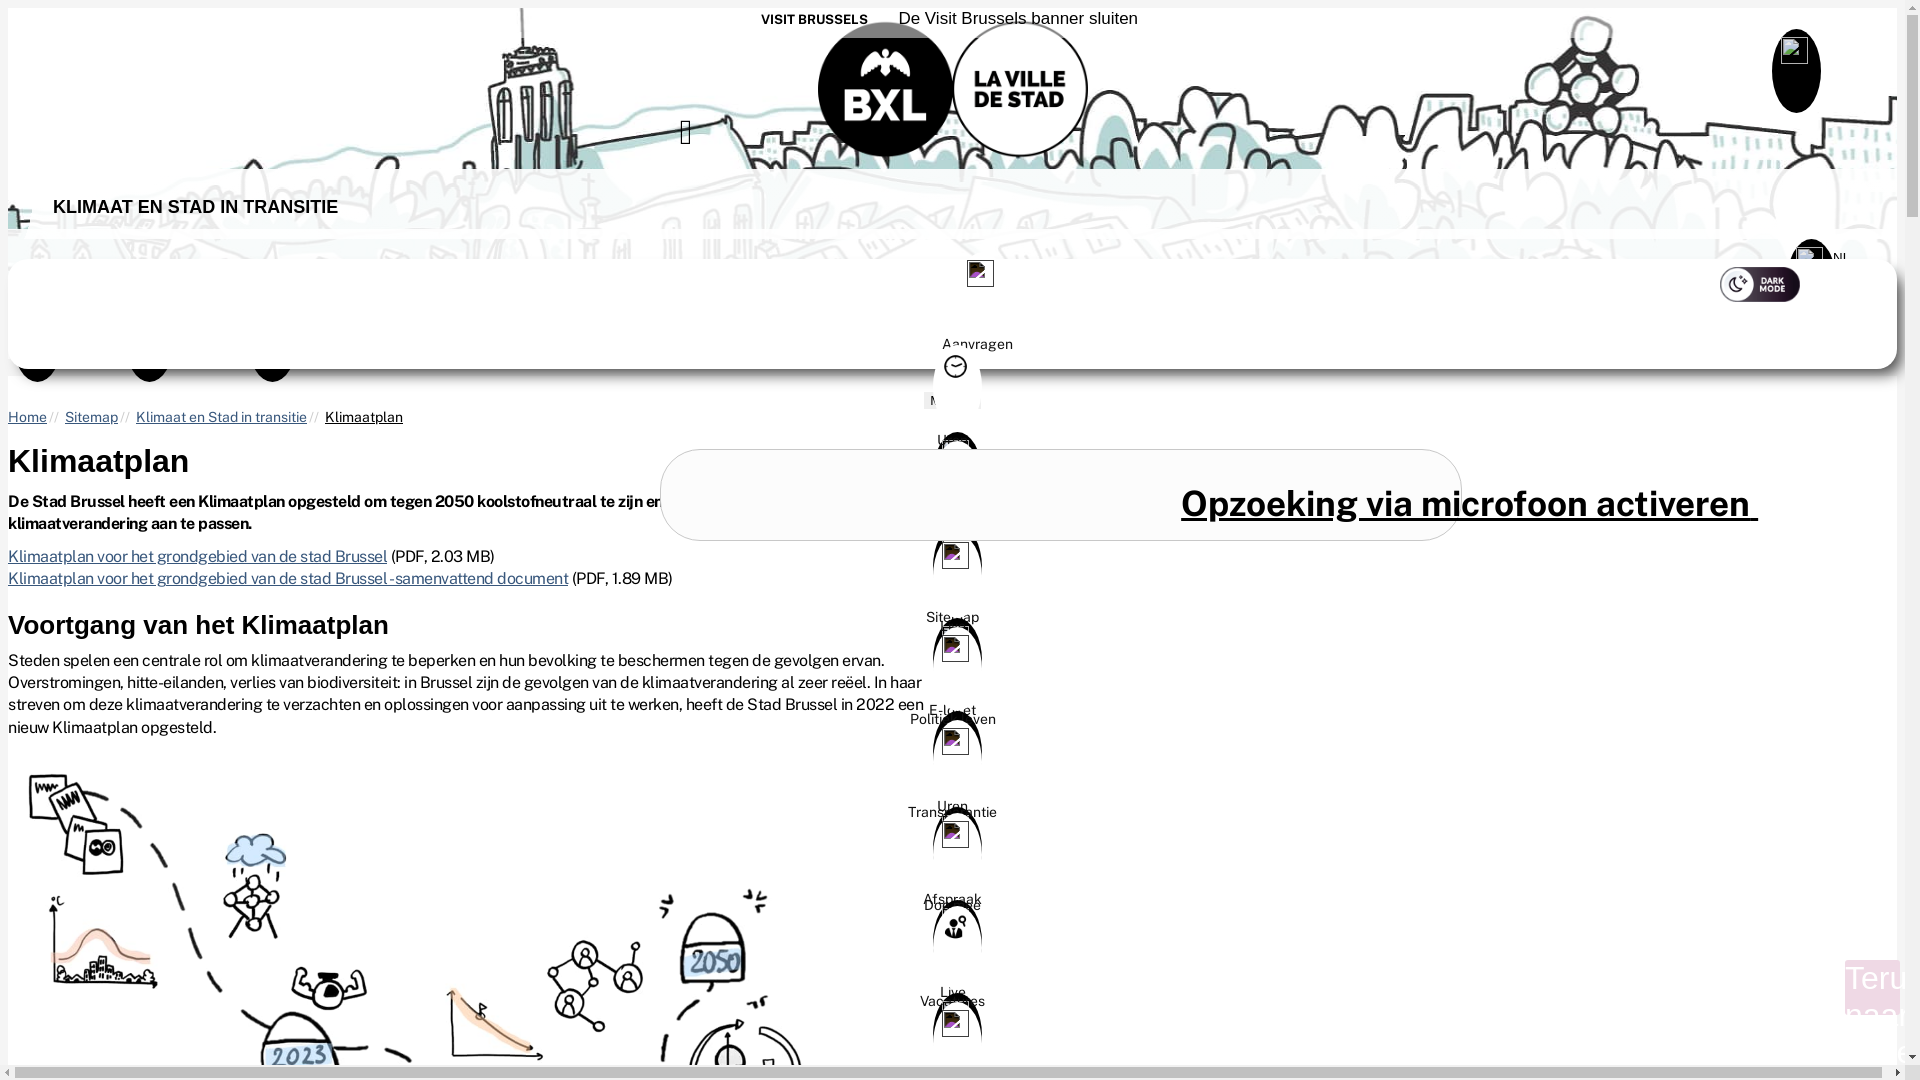 The image size is (1920, 1080). What do you see at coordinates (814, 19) in the screenshot?
I see `'VISIT BRUSSELS'` at bounding box center [814, 19].